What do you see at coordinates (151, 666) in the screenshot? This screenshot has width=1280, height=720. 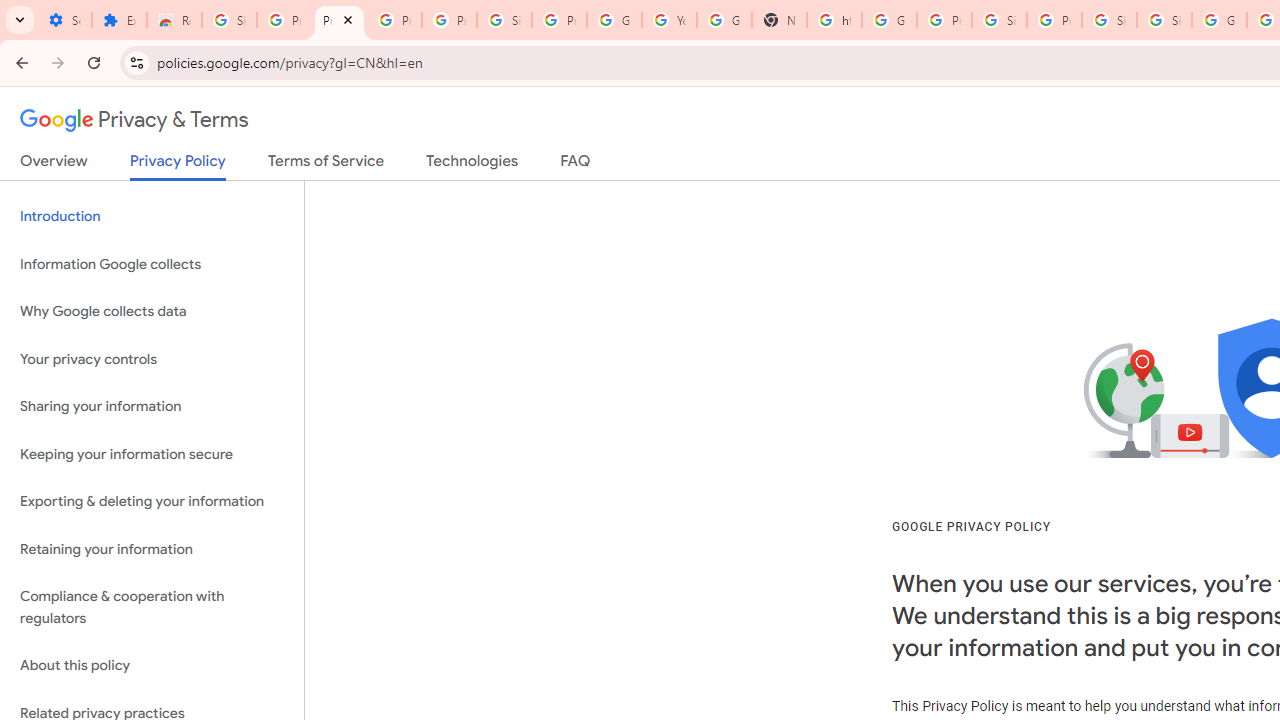 I see `'About this policy'` at bounding box center [151, 666].